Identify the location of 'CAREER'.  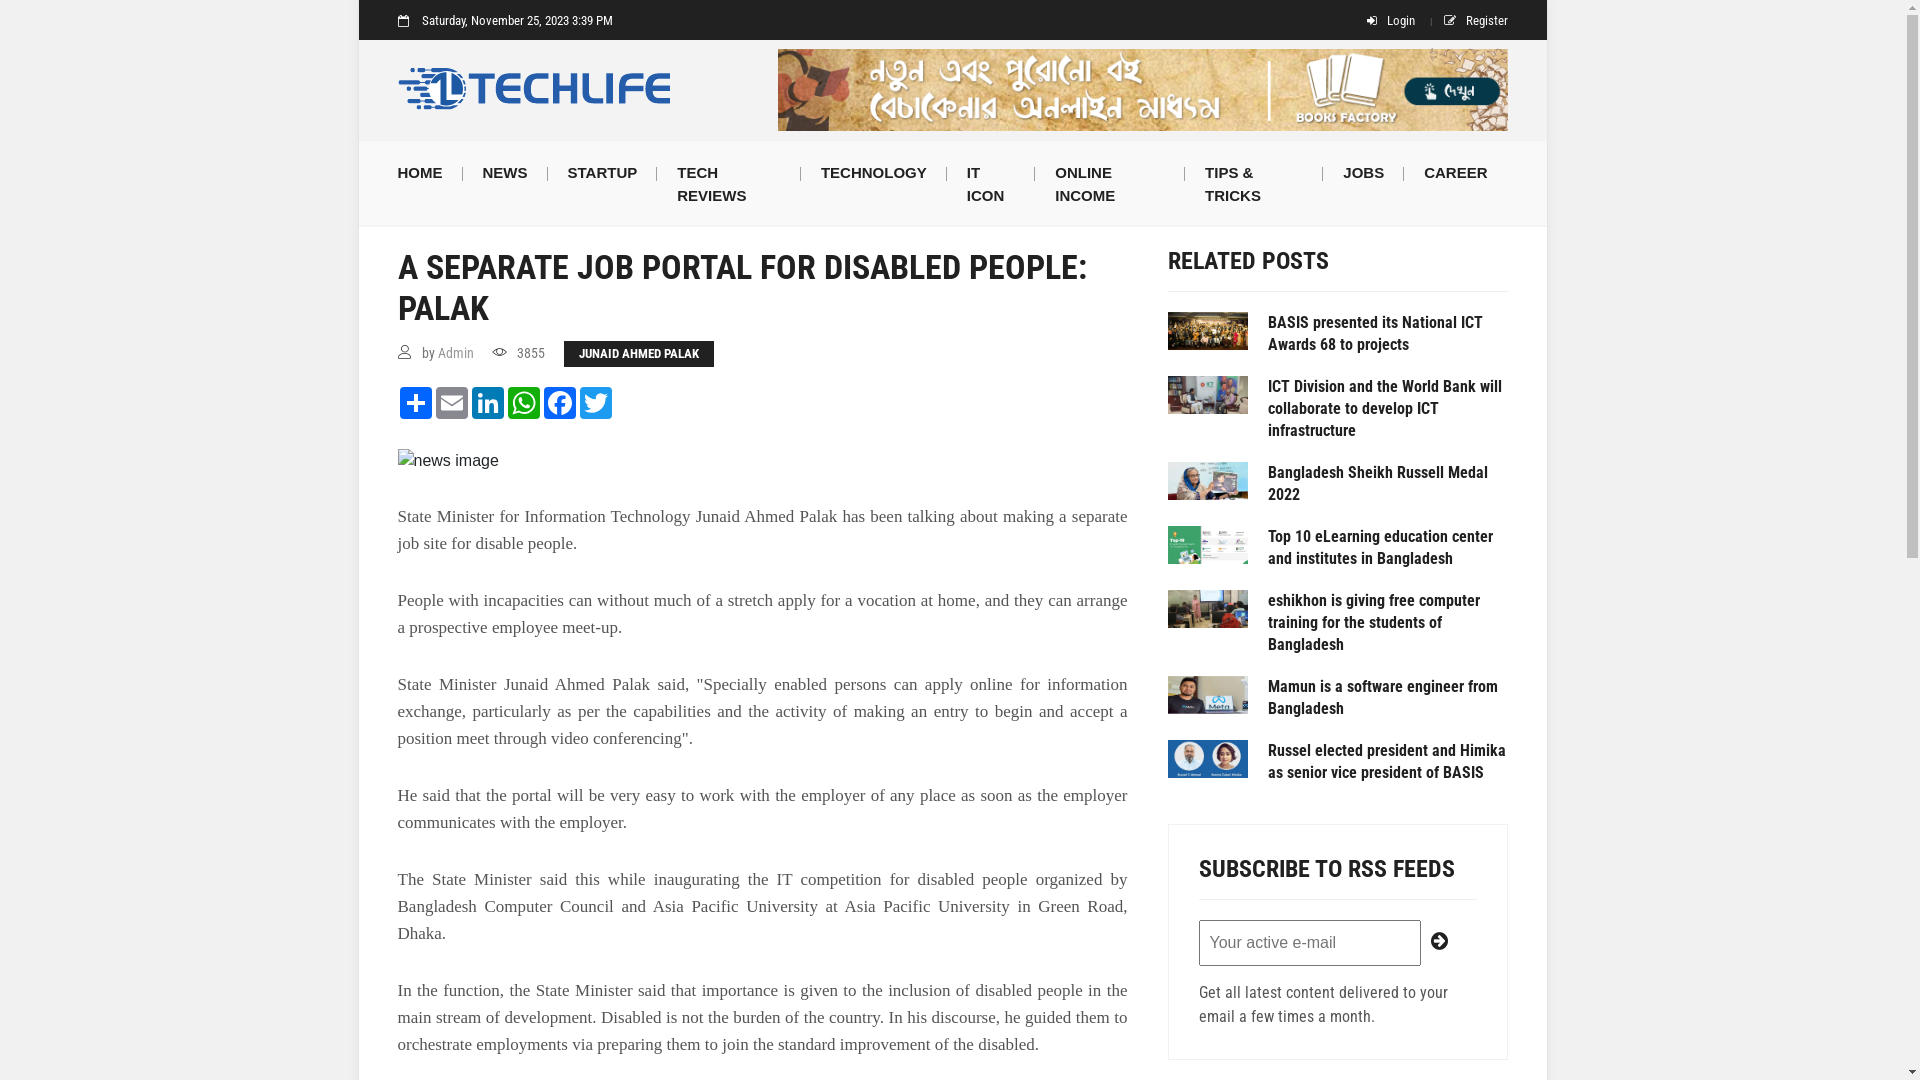
(1455, 171).